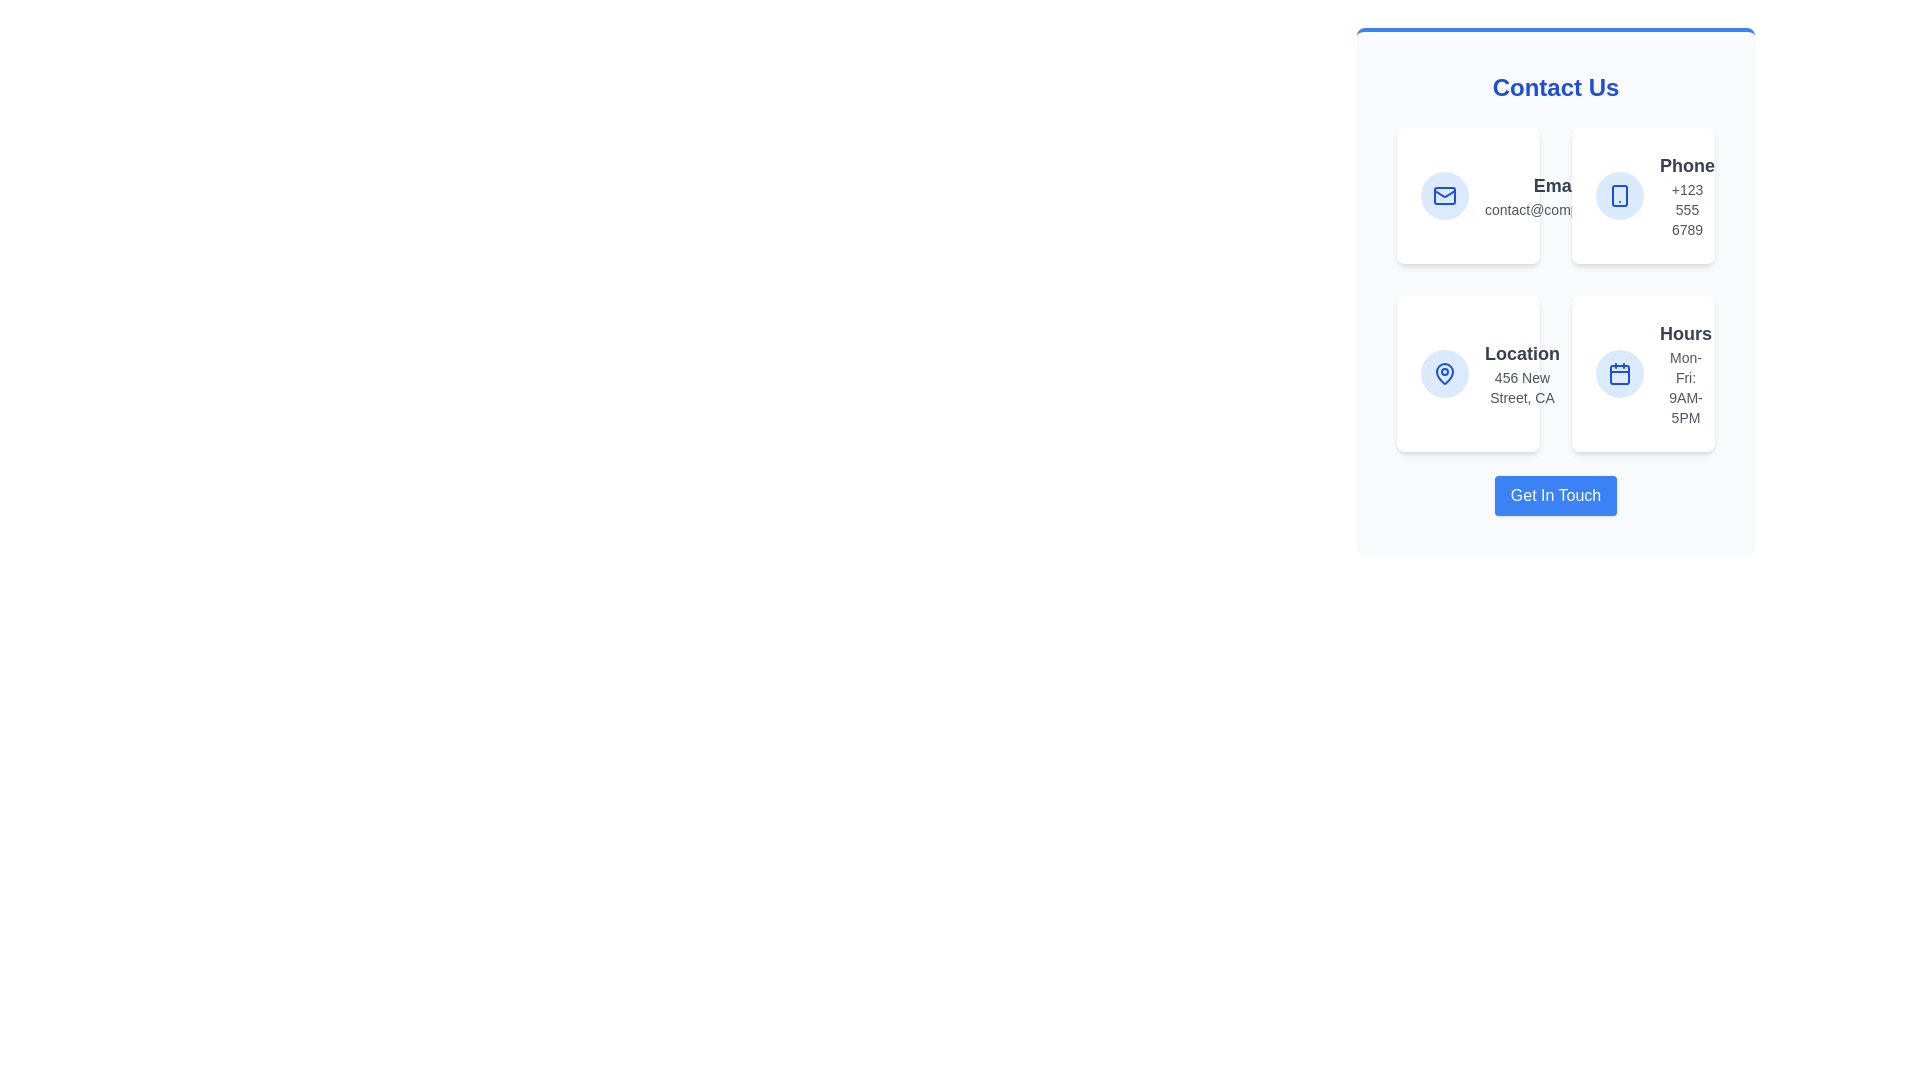  What do you see at coordinates (1444, 196) in the screenshot?
I see `the envelope icon located in the top-left corner of the 'Contact Us' panel` at bounding box center [1444, 196].